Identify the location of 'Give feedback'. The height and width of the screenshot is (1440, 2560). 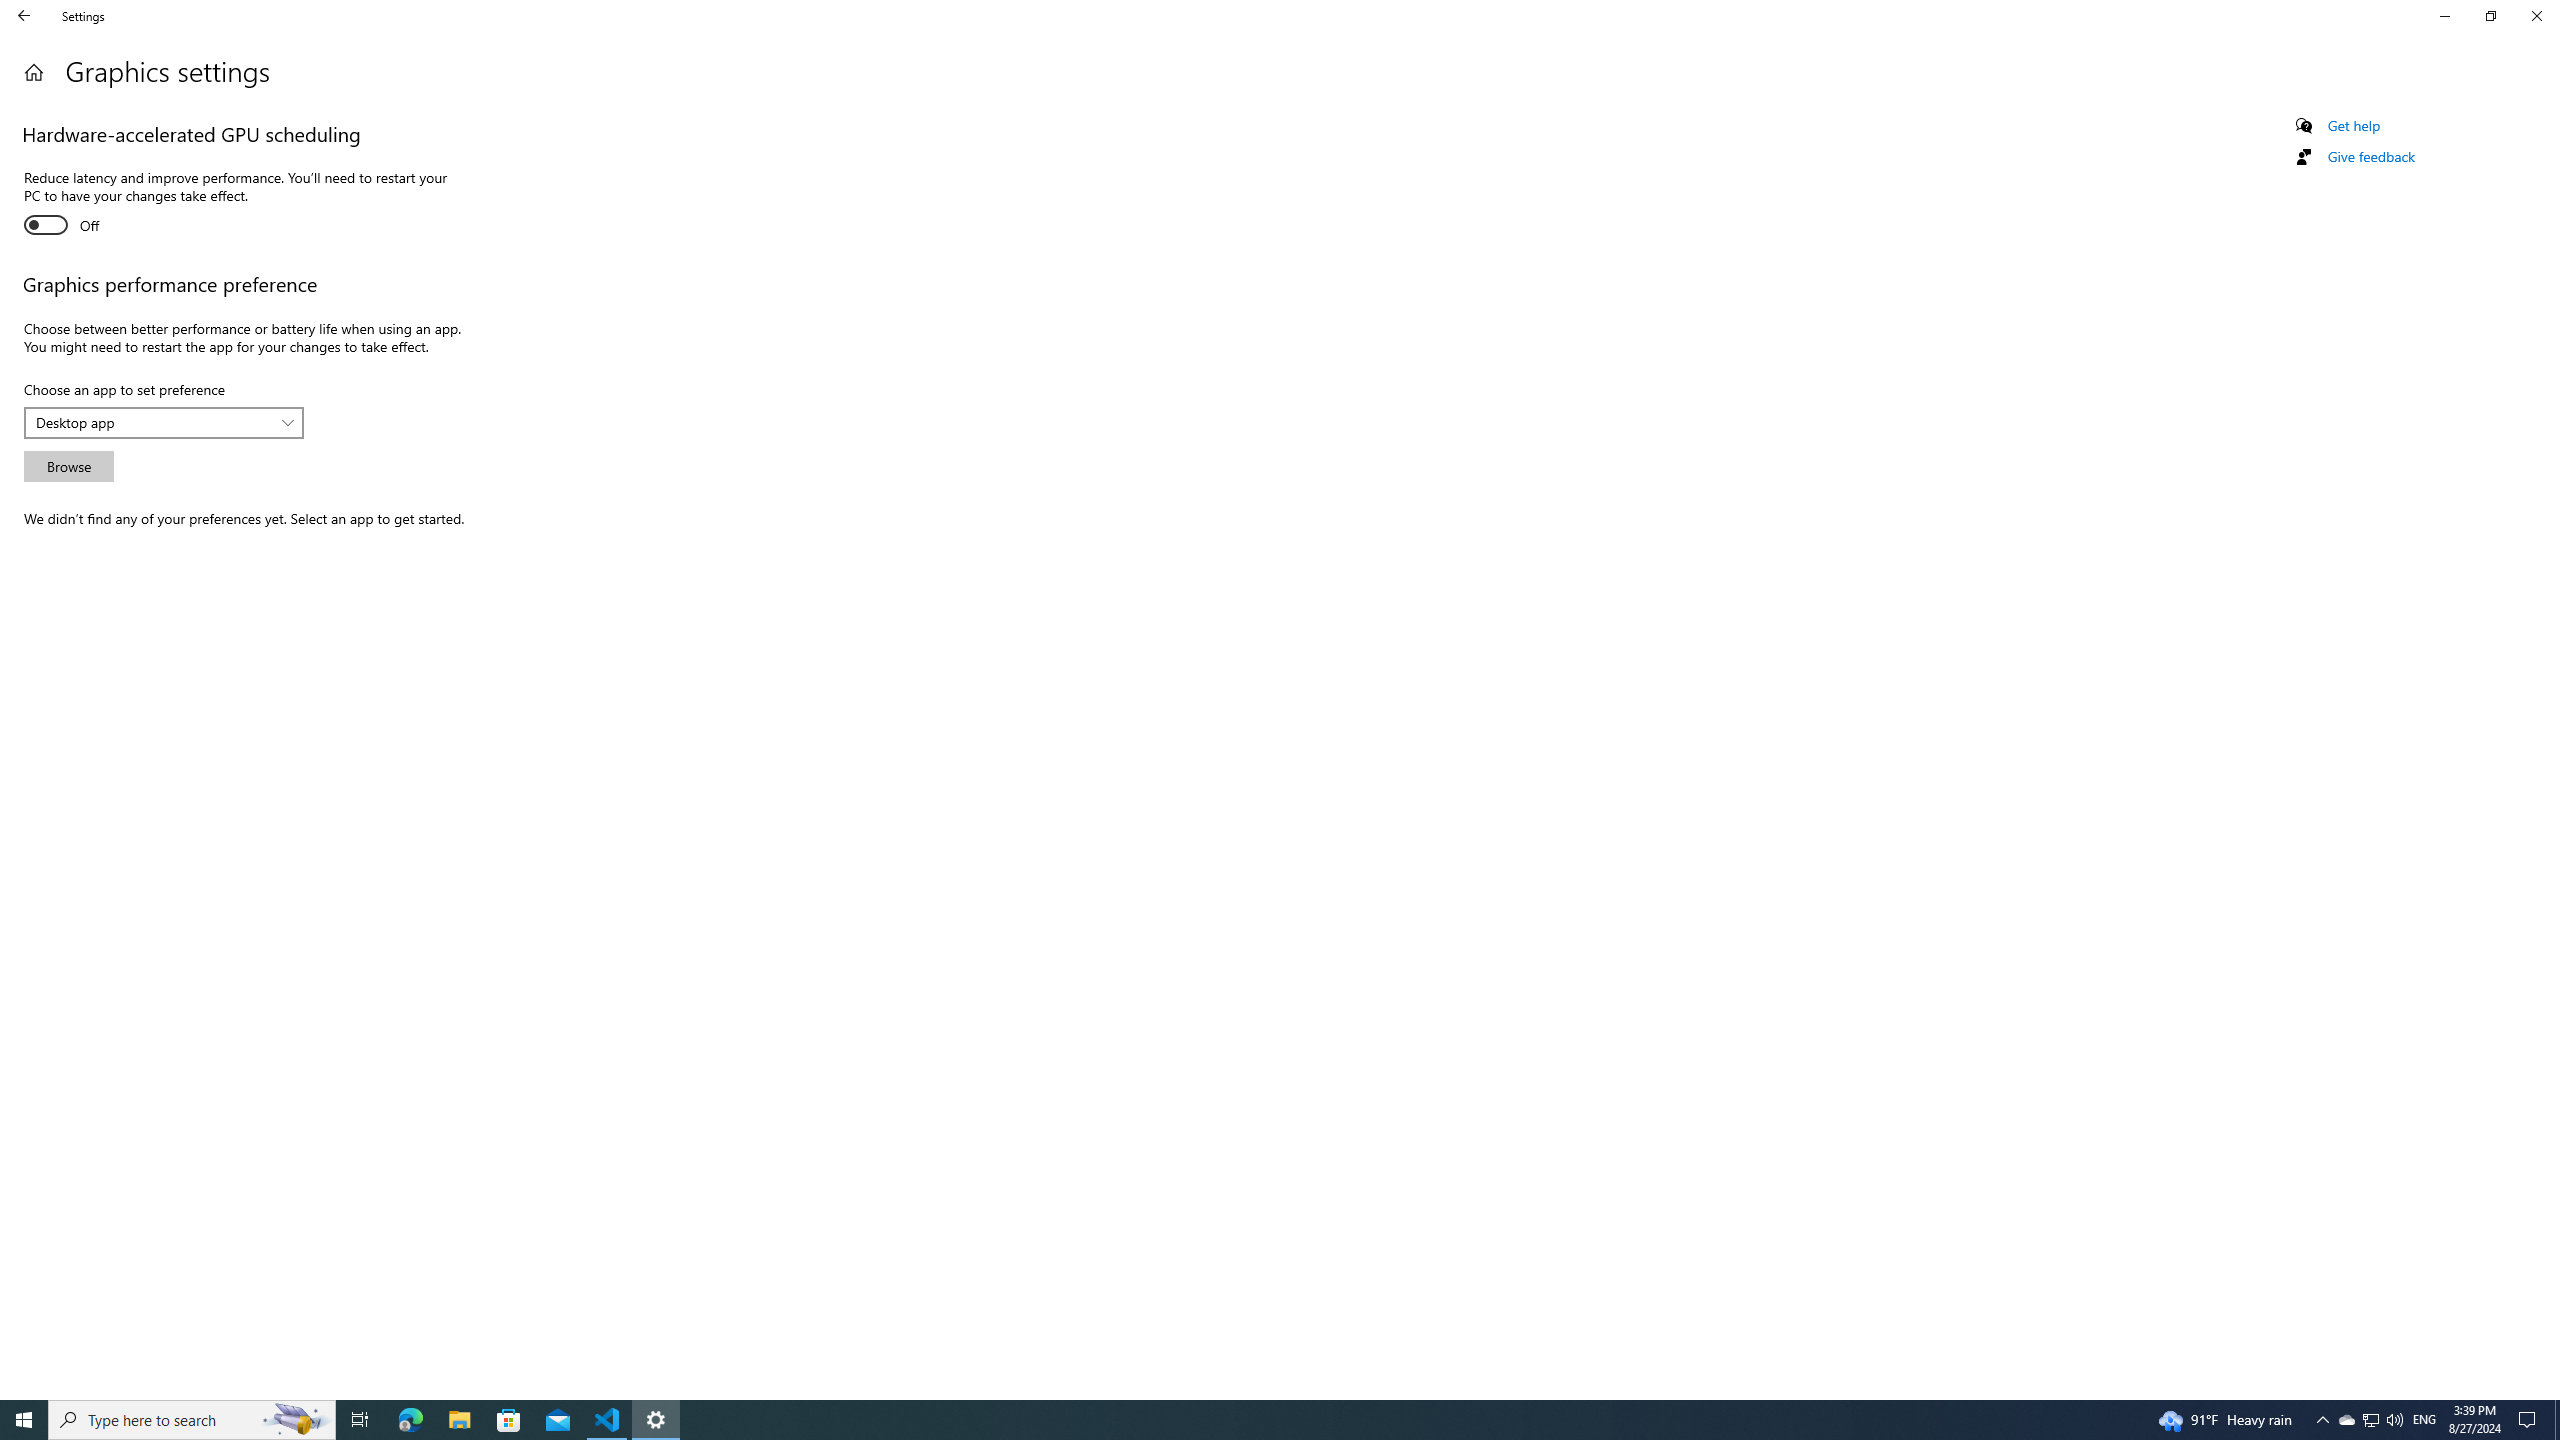
(2369, 156).